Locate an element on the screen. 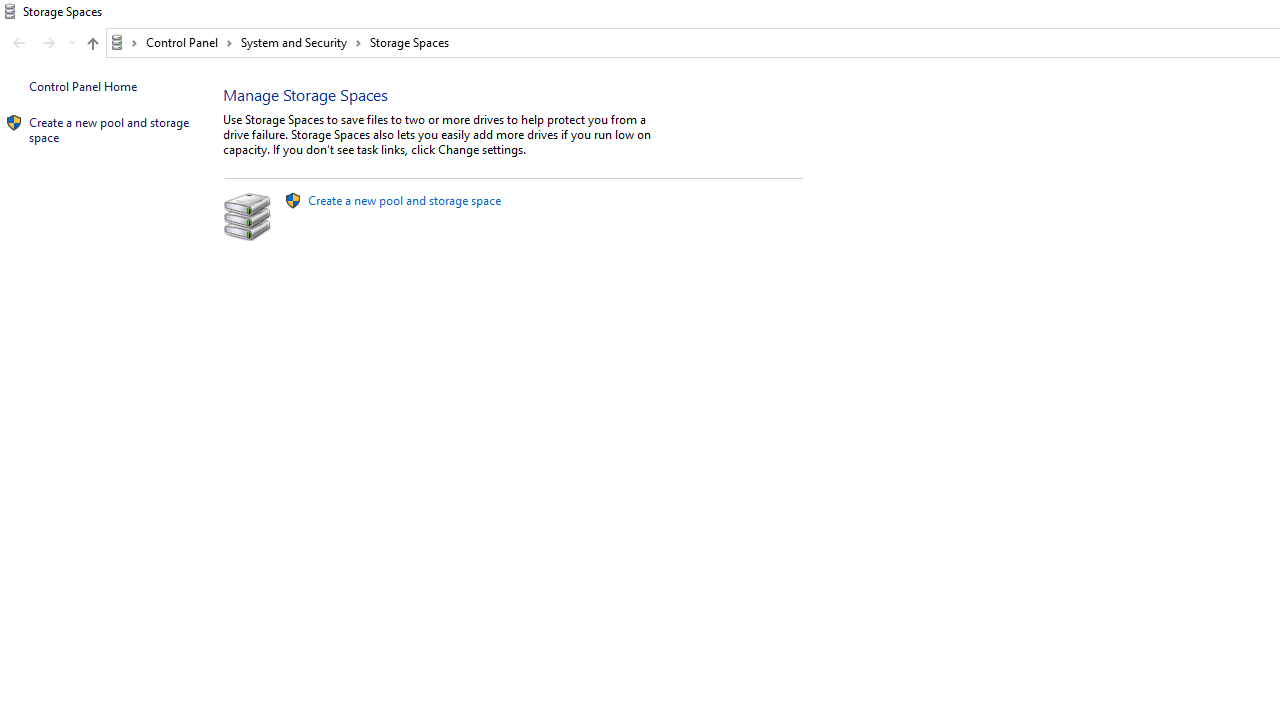  'Up to "System and Security" (Alt + Up Arrow)' is located at coordinates (91, 43).